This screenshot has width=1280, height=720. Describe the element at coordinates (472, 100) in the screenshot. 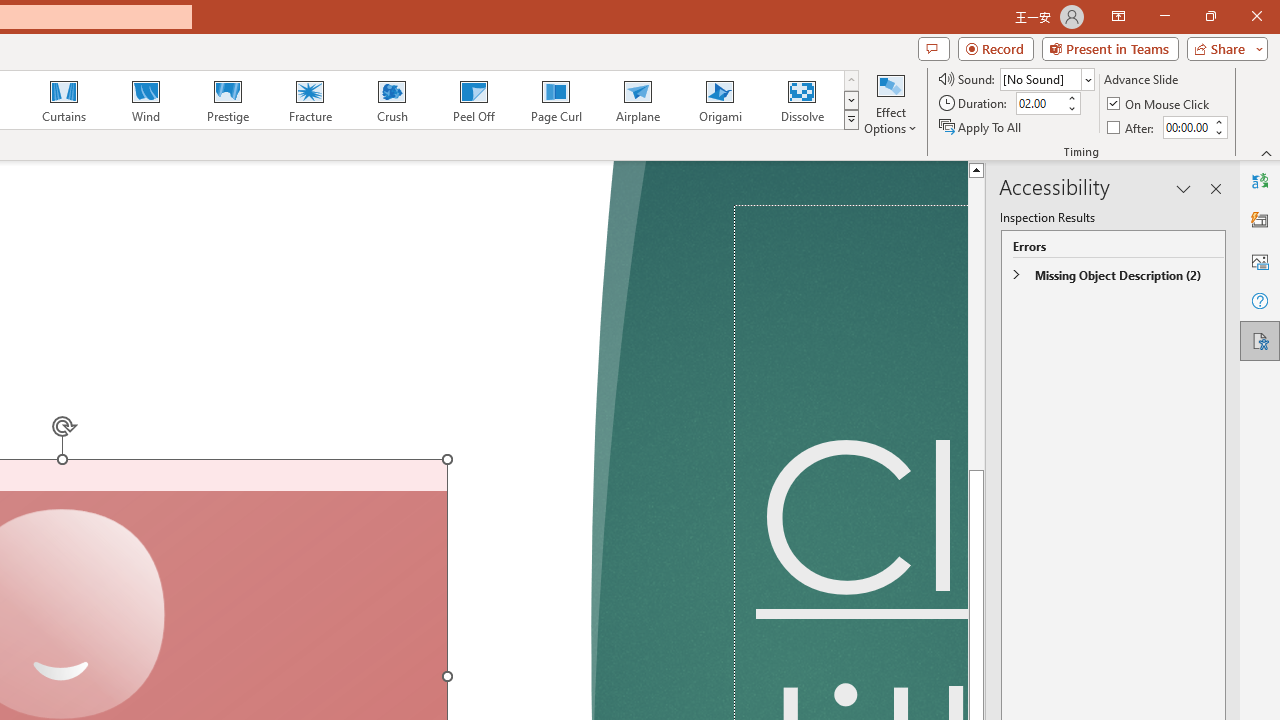

I see `'Peel Off'` at that location.